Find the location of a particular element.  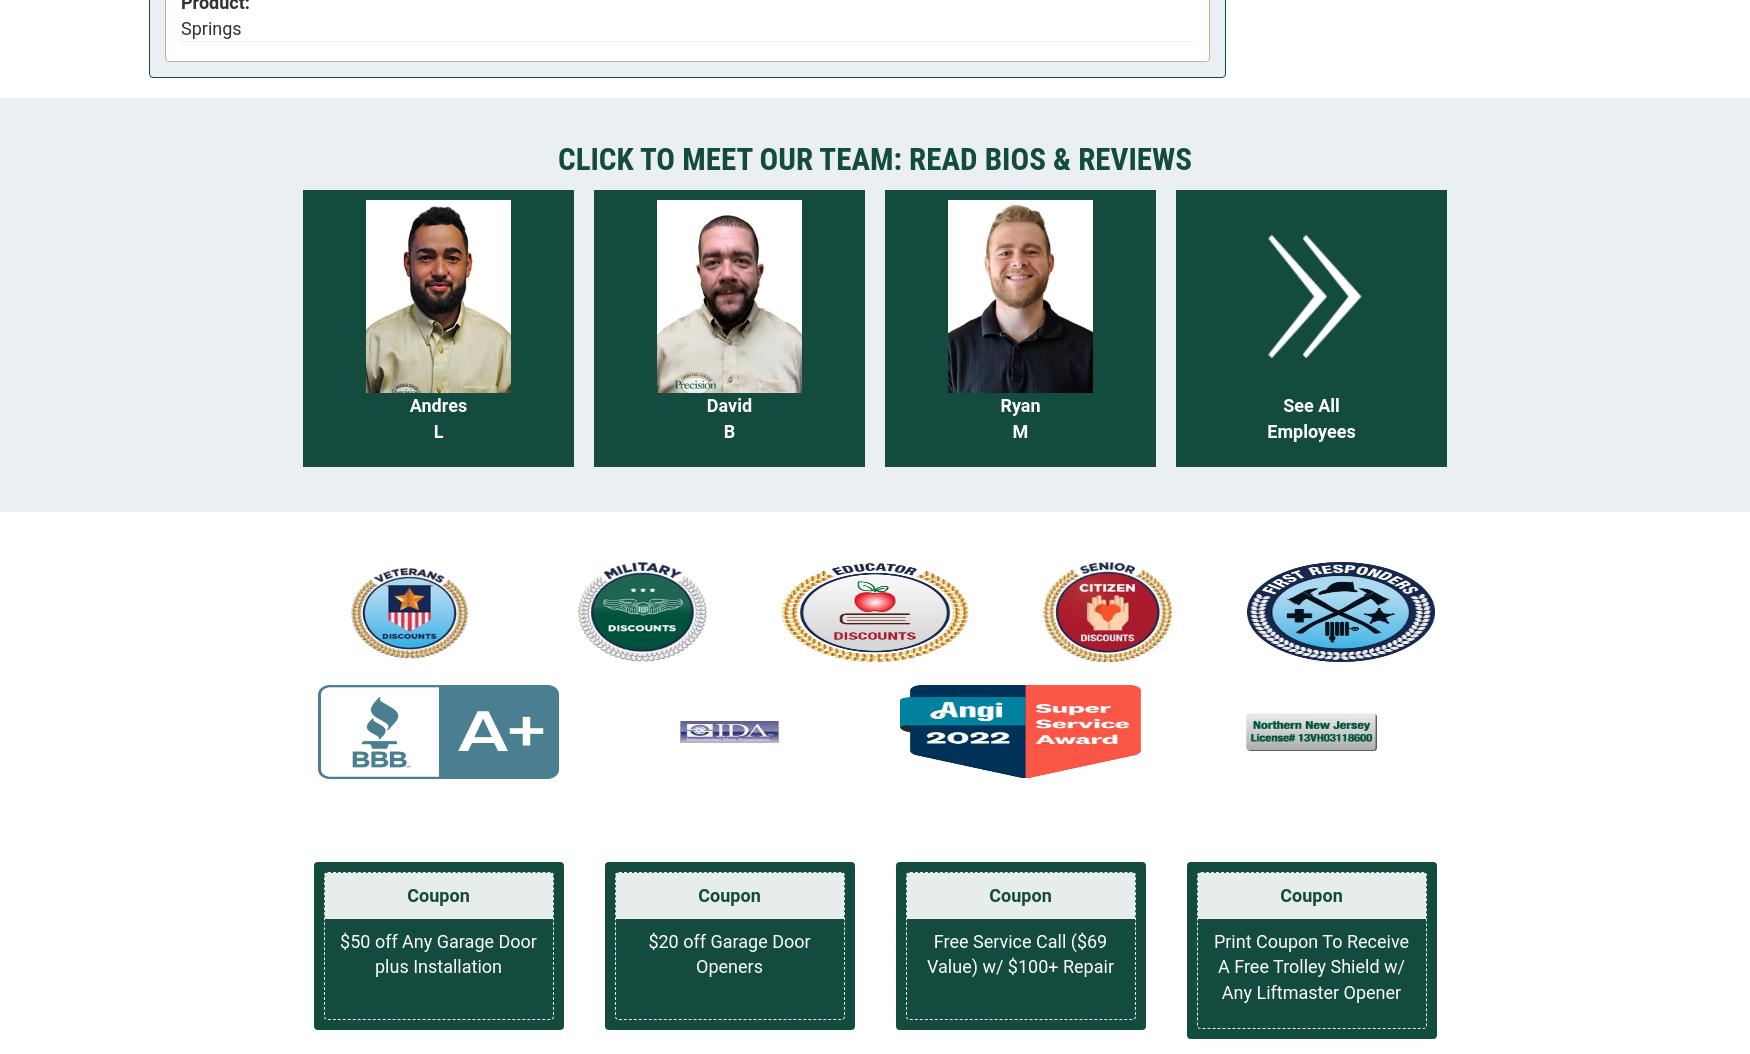

'See All' is located at coordinates (1309, 404).